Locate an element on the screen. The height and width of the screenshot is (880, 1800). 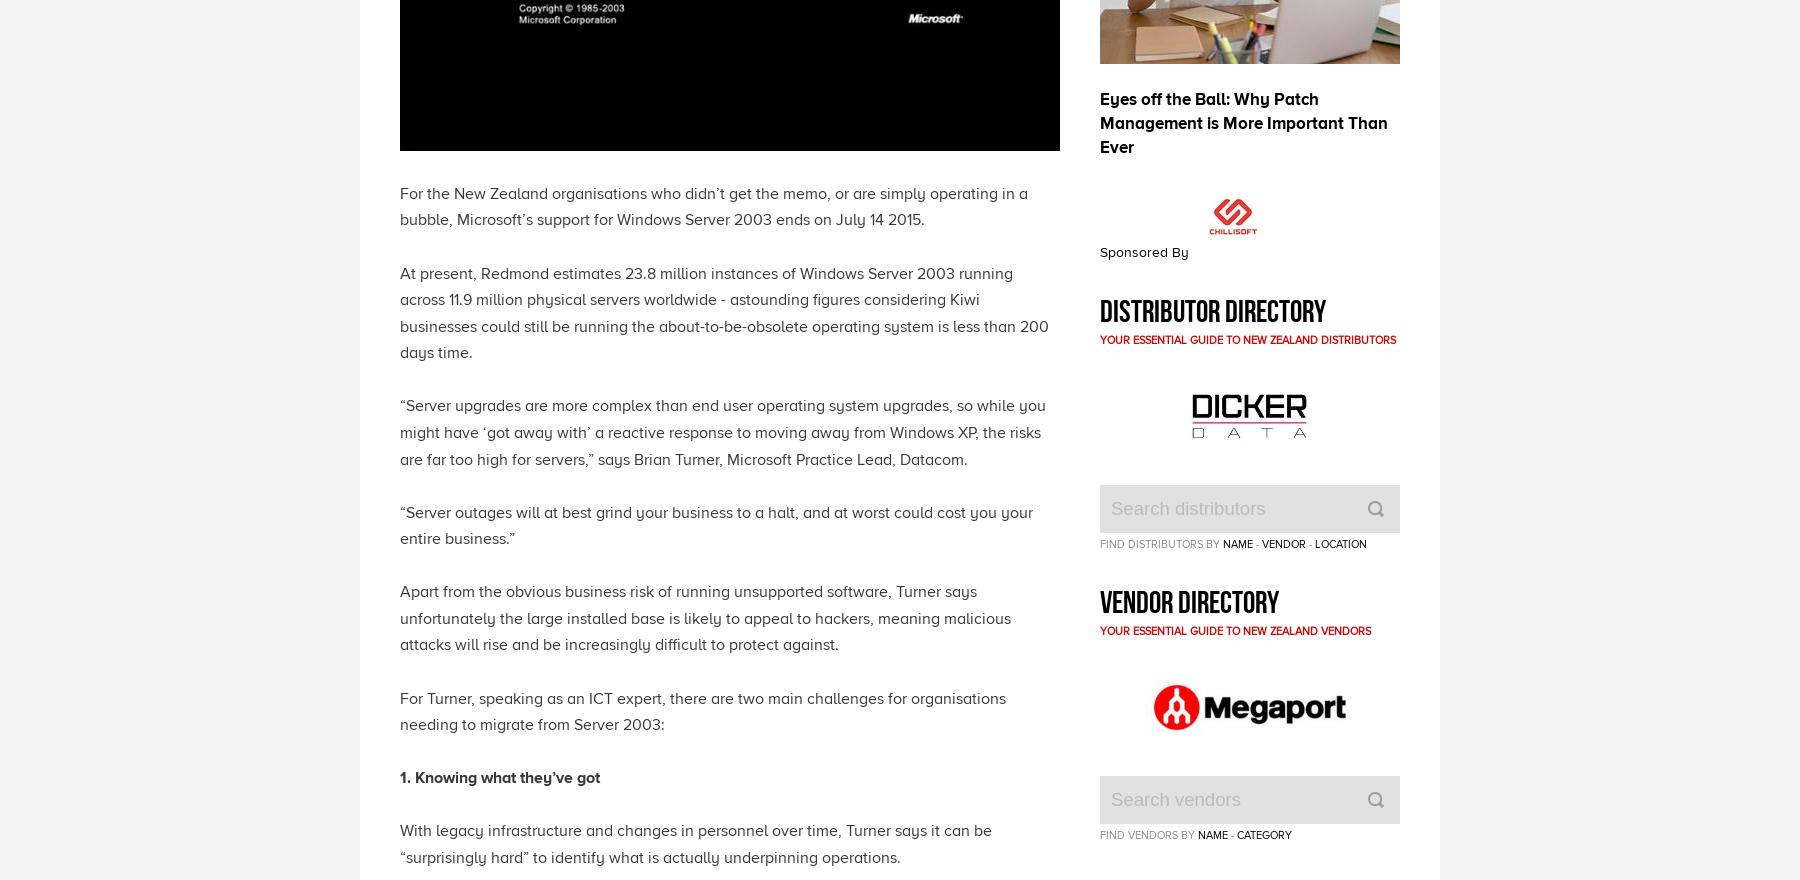
'“Server outages will at best grind your business to a halt, and at worst could cost you your entire business.”' is located at coordinates (399, 524).